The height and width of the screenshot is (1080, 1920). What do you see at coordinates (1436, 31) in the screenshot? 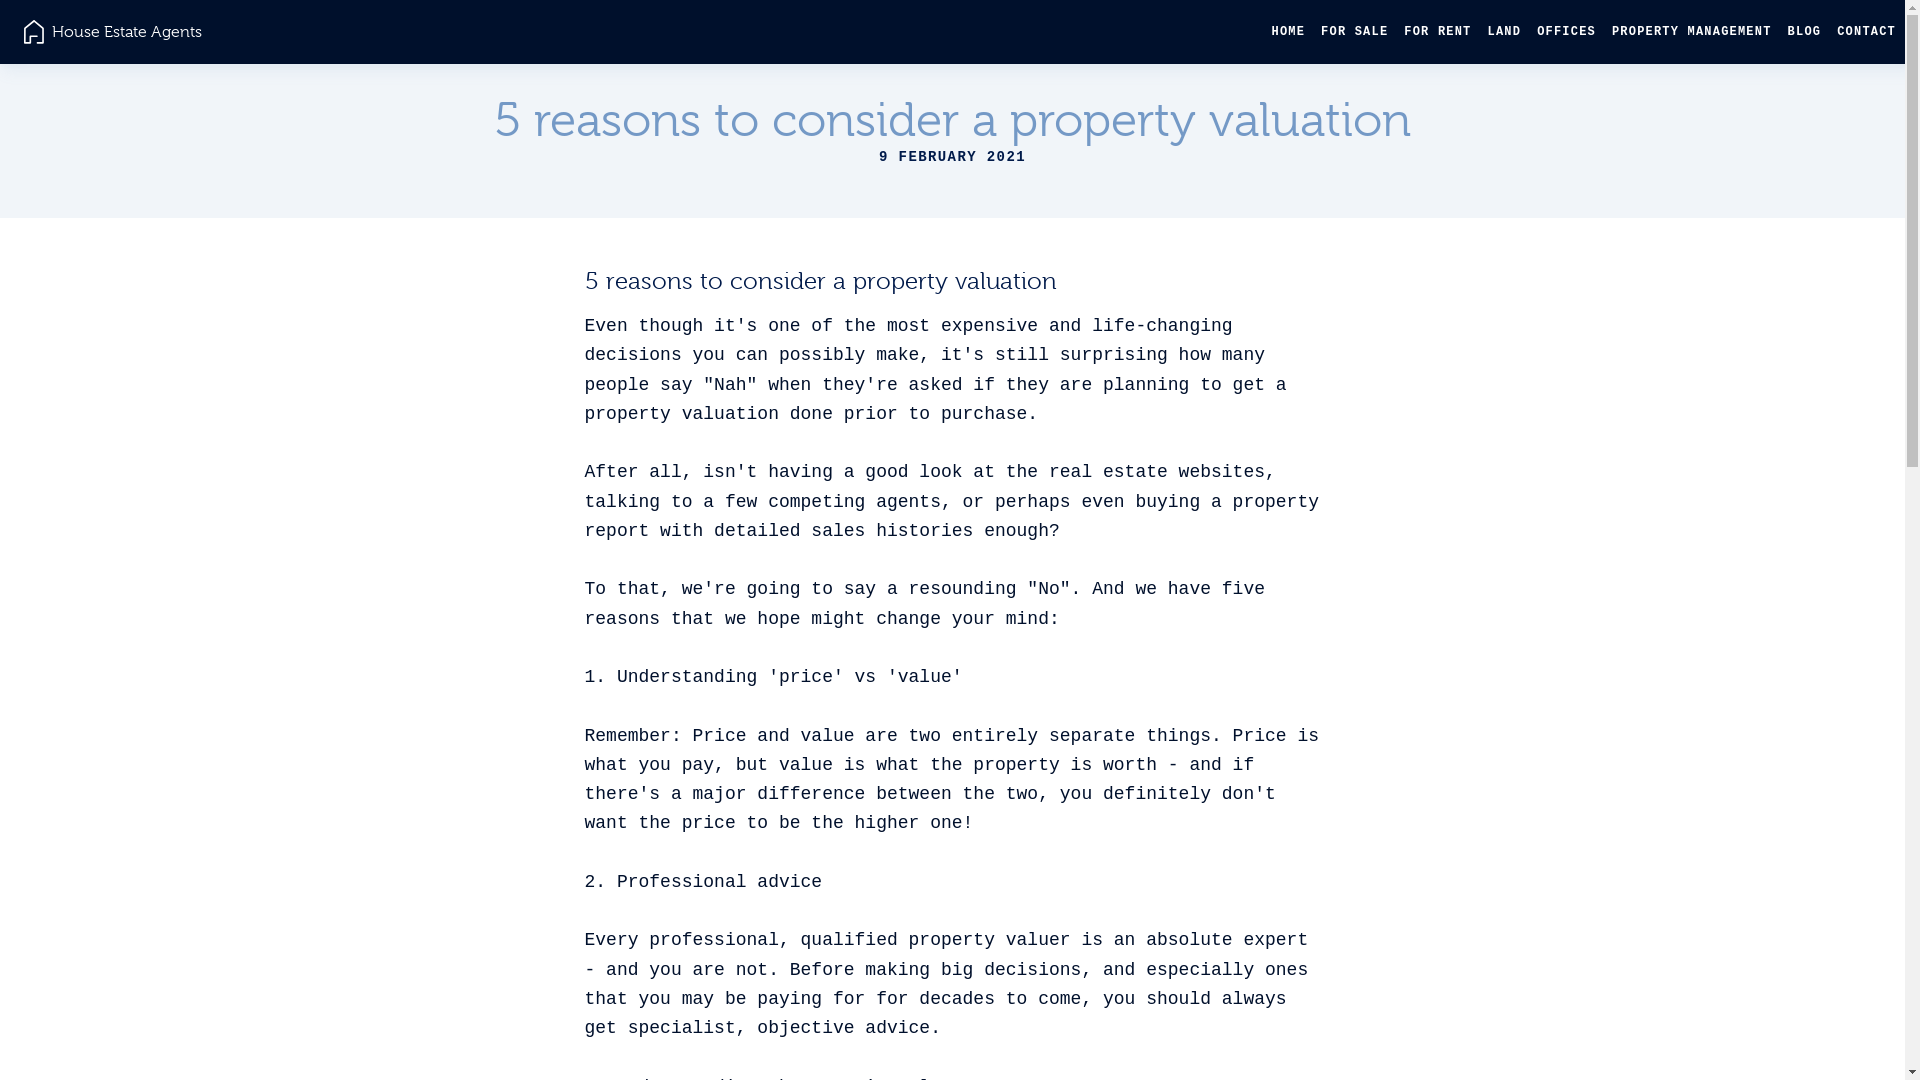
I see `'FOR RENT'` at bounding box center [1436, 31].